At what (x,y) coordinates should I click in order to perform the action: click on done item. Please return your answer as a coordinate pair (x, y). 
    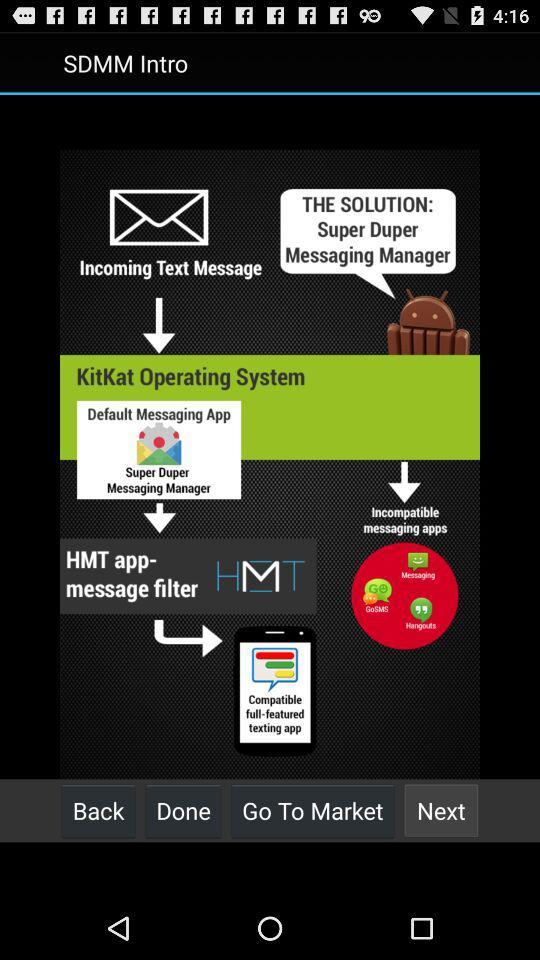
    Looking at the image, I should click on (183, 810).